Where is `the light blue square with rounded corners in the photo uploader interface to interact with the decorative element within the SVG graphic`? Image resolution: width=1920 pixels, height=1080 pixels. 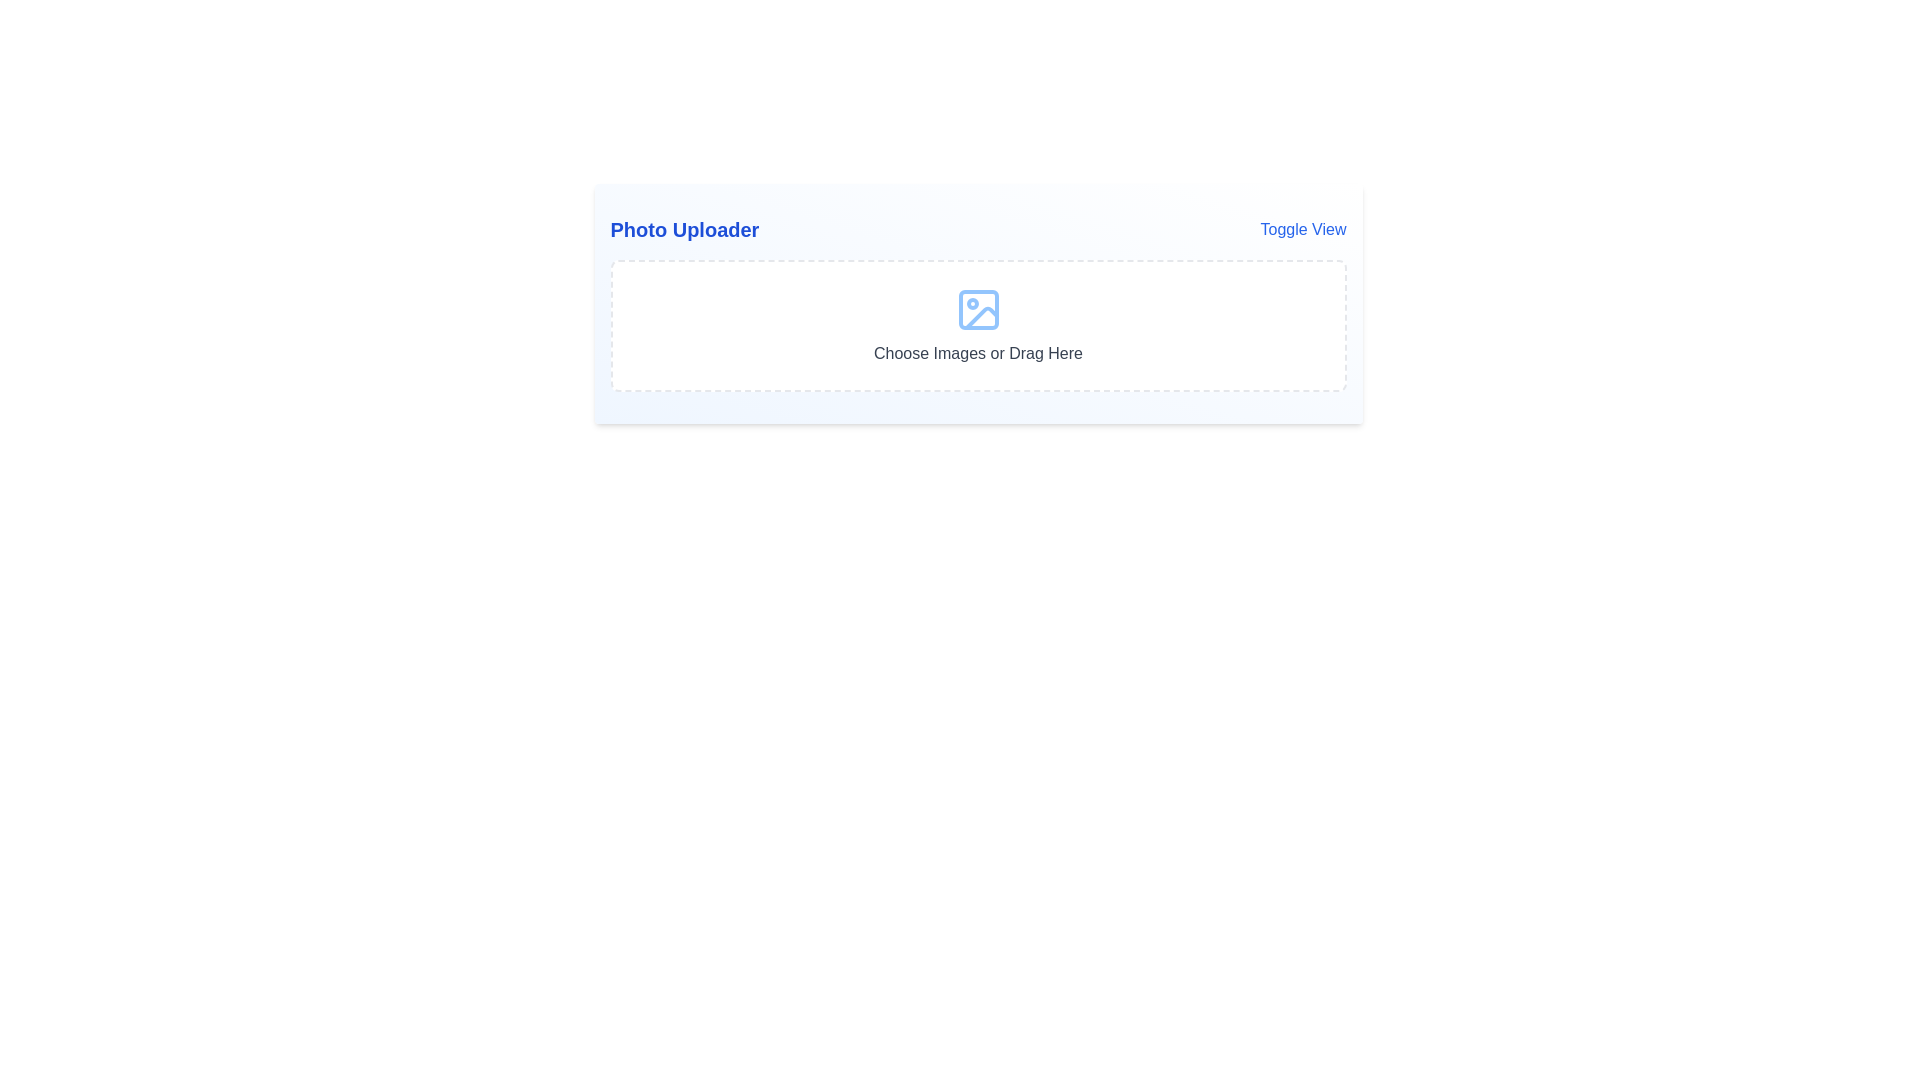
the light blue square with rounded corners in the photo uploader interface to interact with the decorative element within the SVG graphic is located at coordinates (978, 309).